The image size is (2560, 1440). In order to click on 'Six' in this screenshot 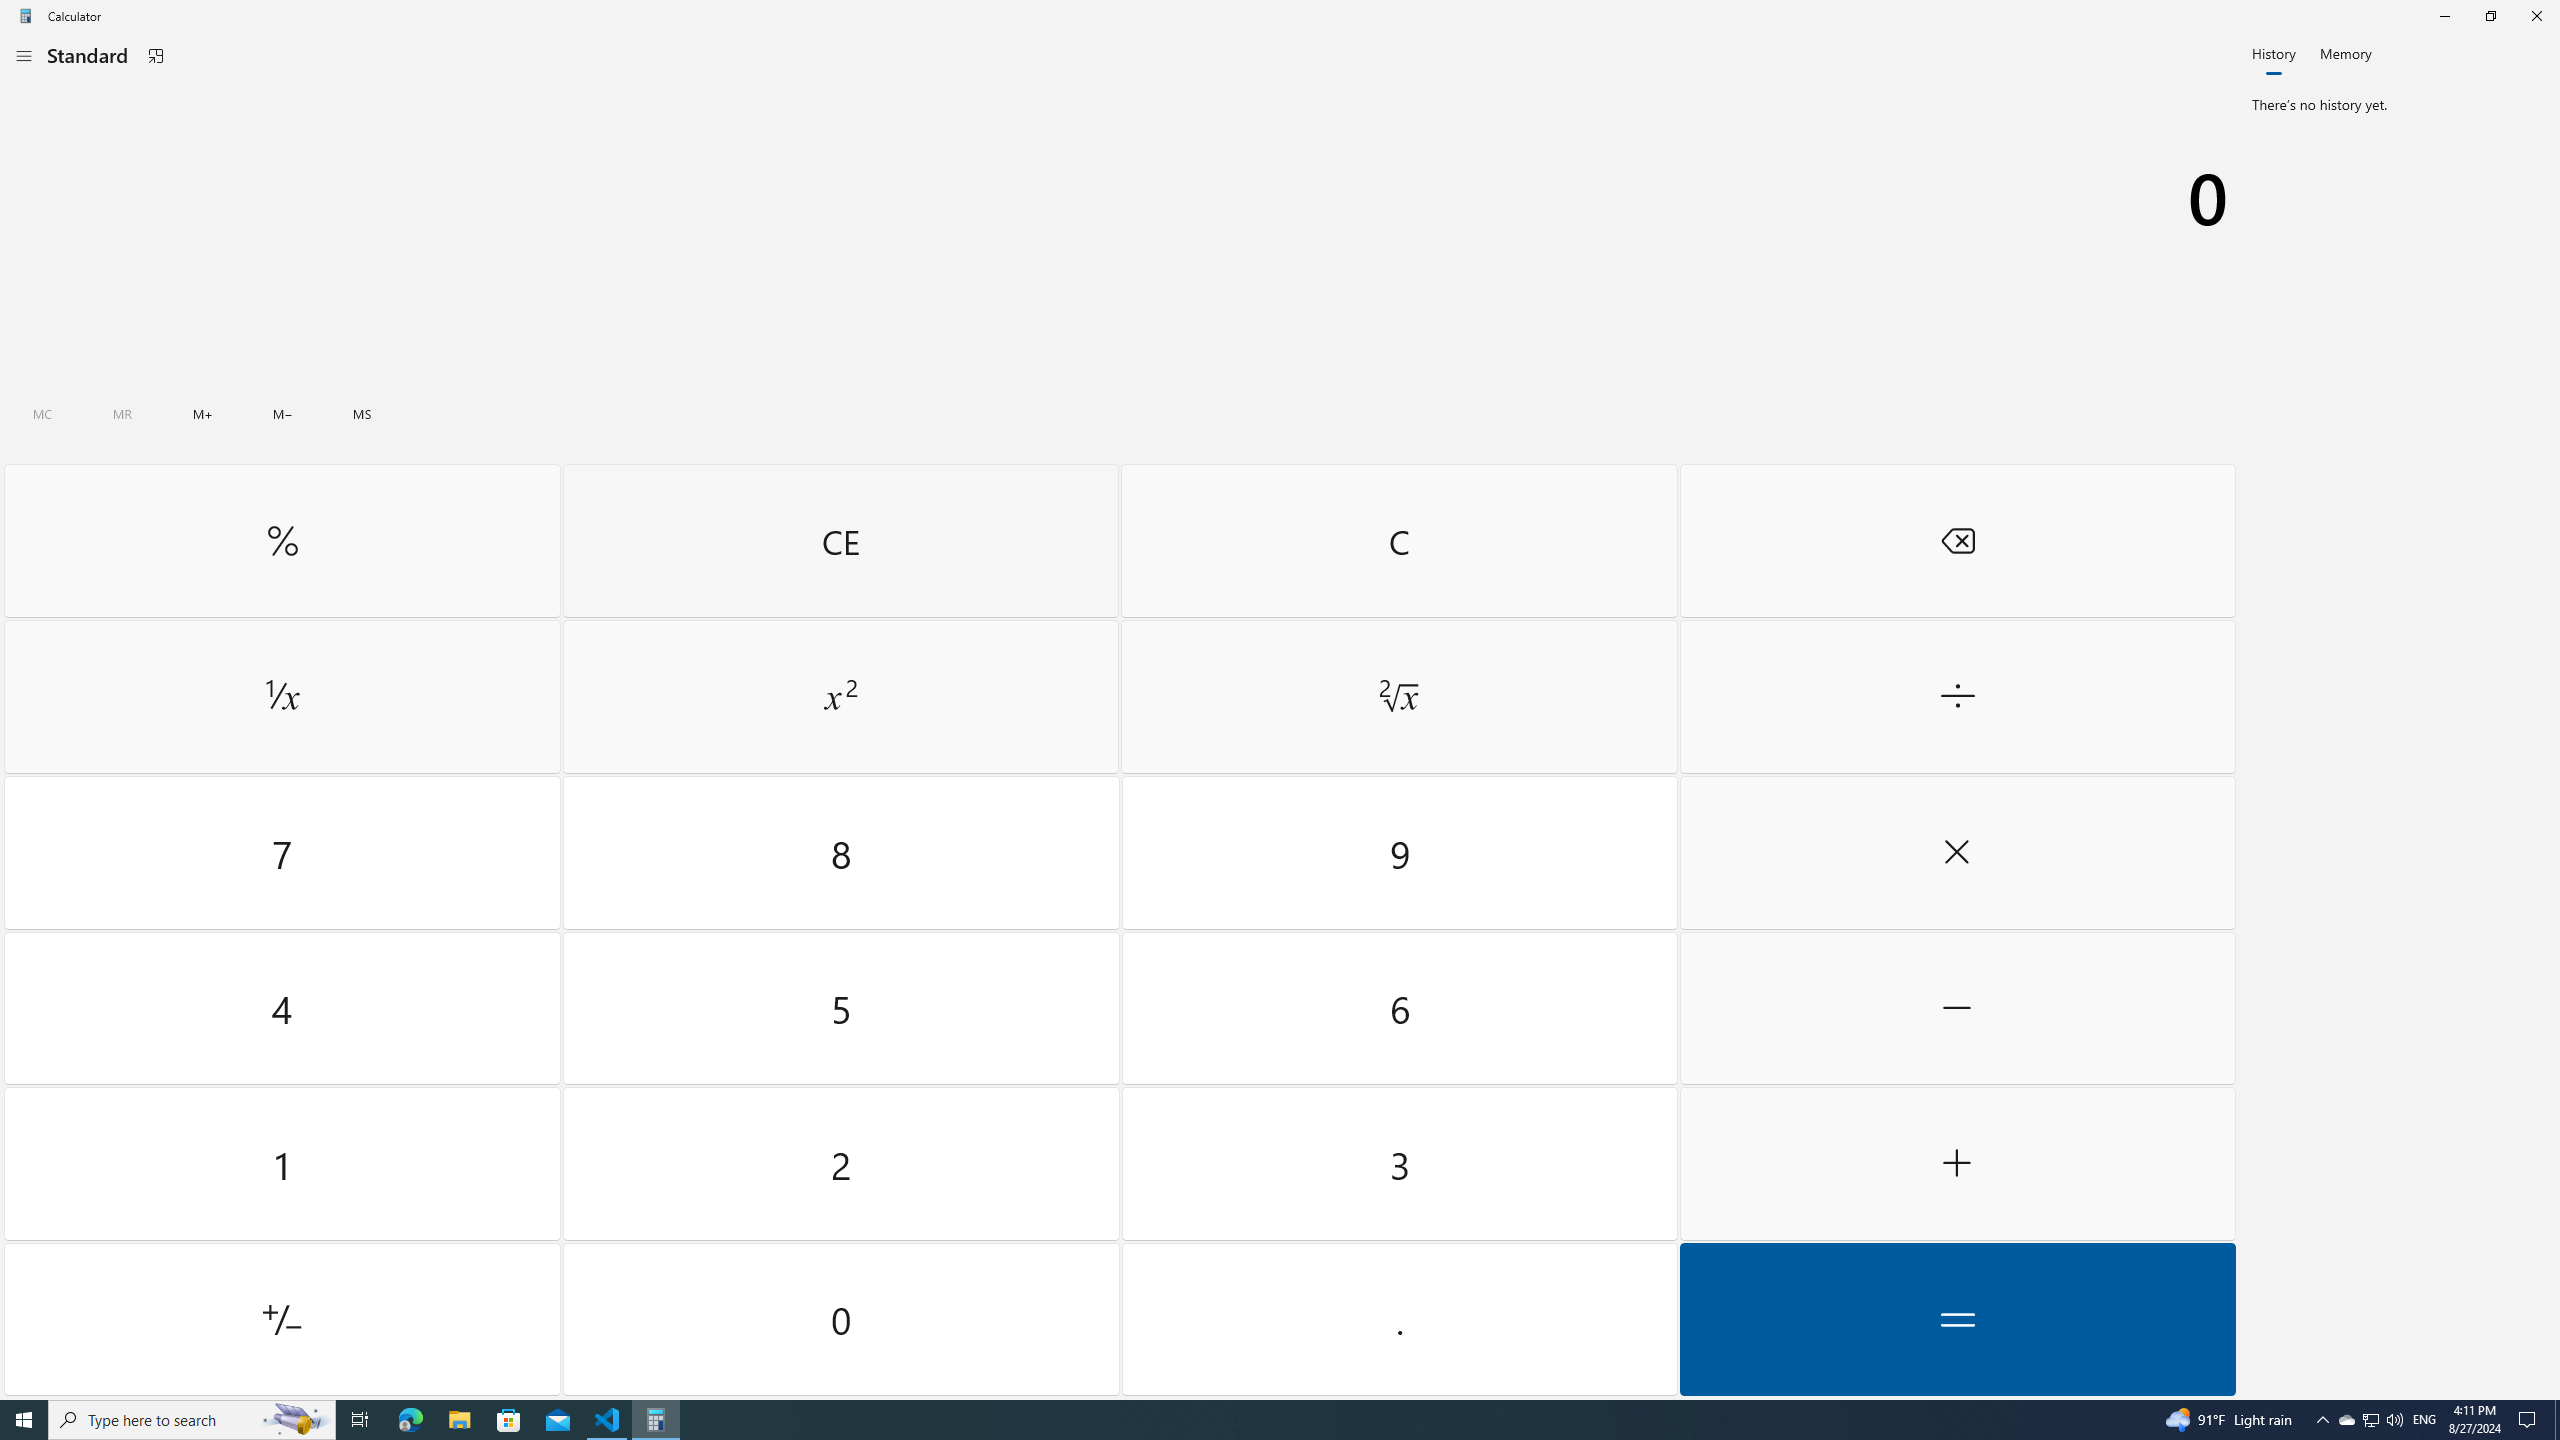, I will do `click(1398, 1007)`.